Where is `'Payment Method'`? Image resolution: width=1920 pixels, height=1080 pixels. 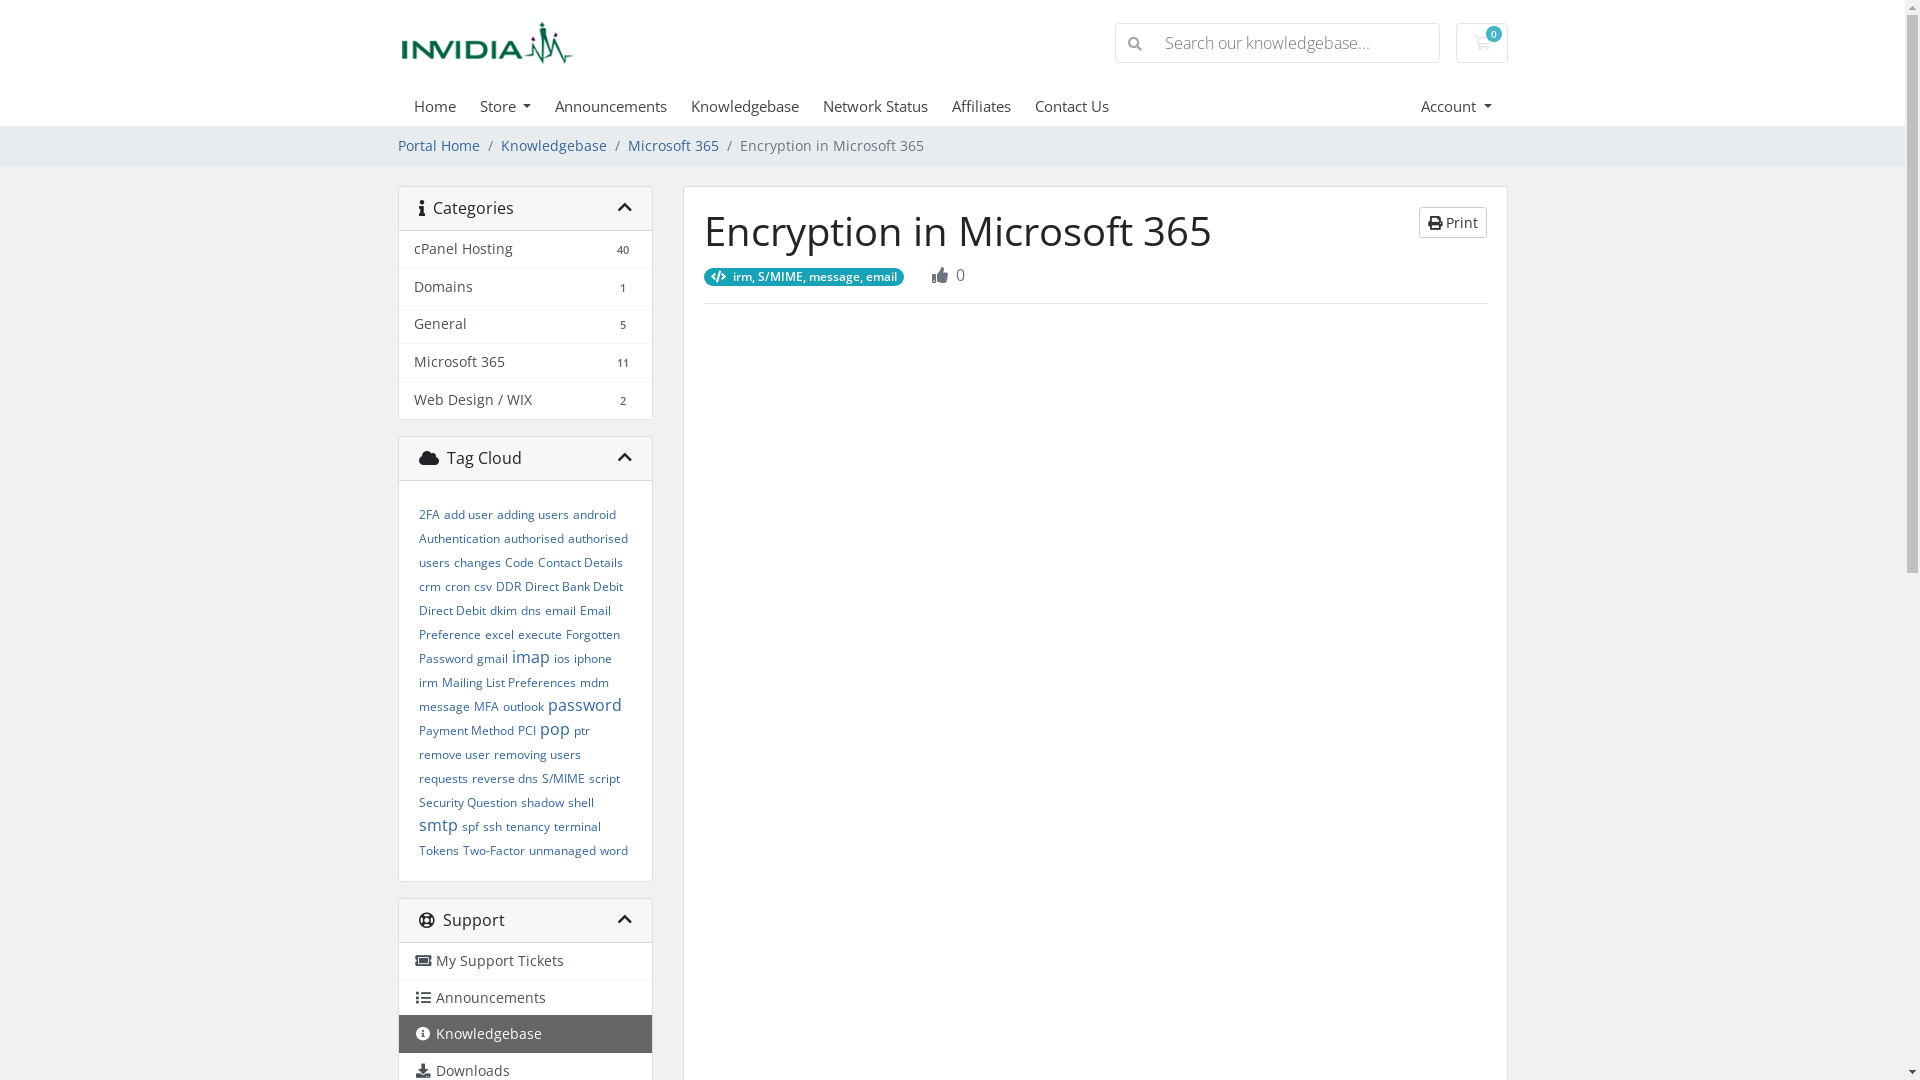
'Payment Method' is located at coordinates (416, 730).